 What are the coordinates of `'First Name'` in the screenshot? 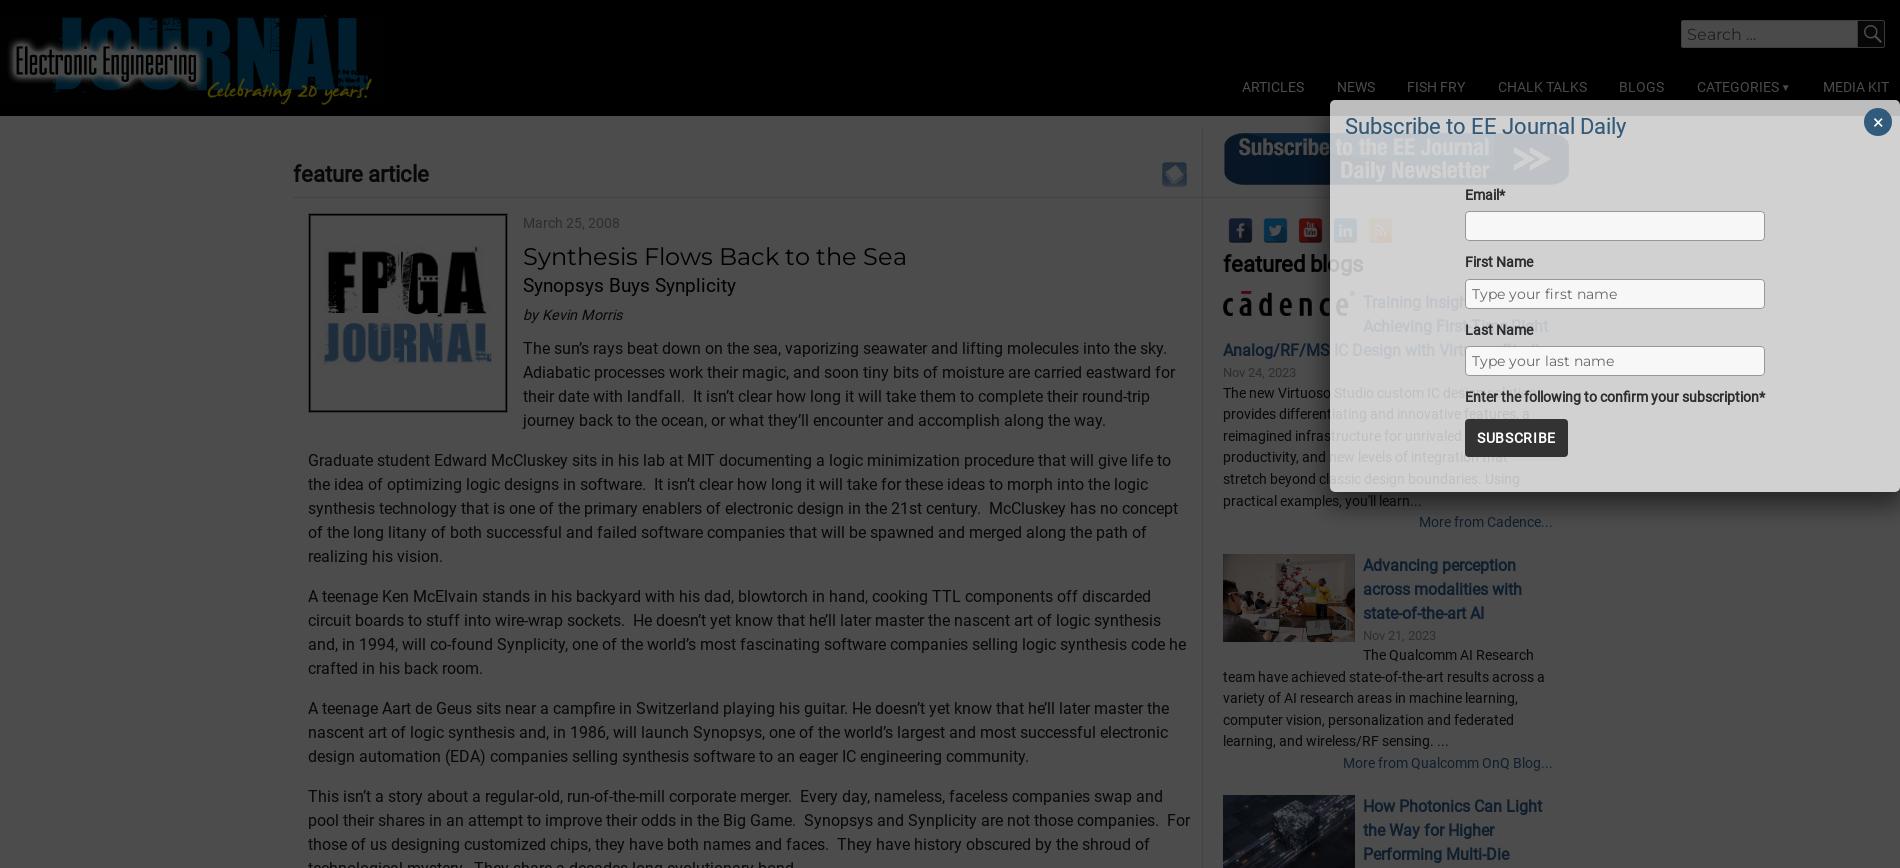 It's located at (1498, 261).